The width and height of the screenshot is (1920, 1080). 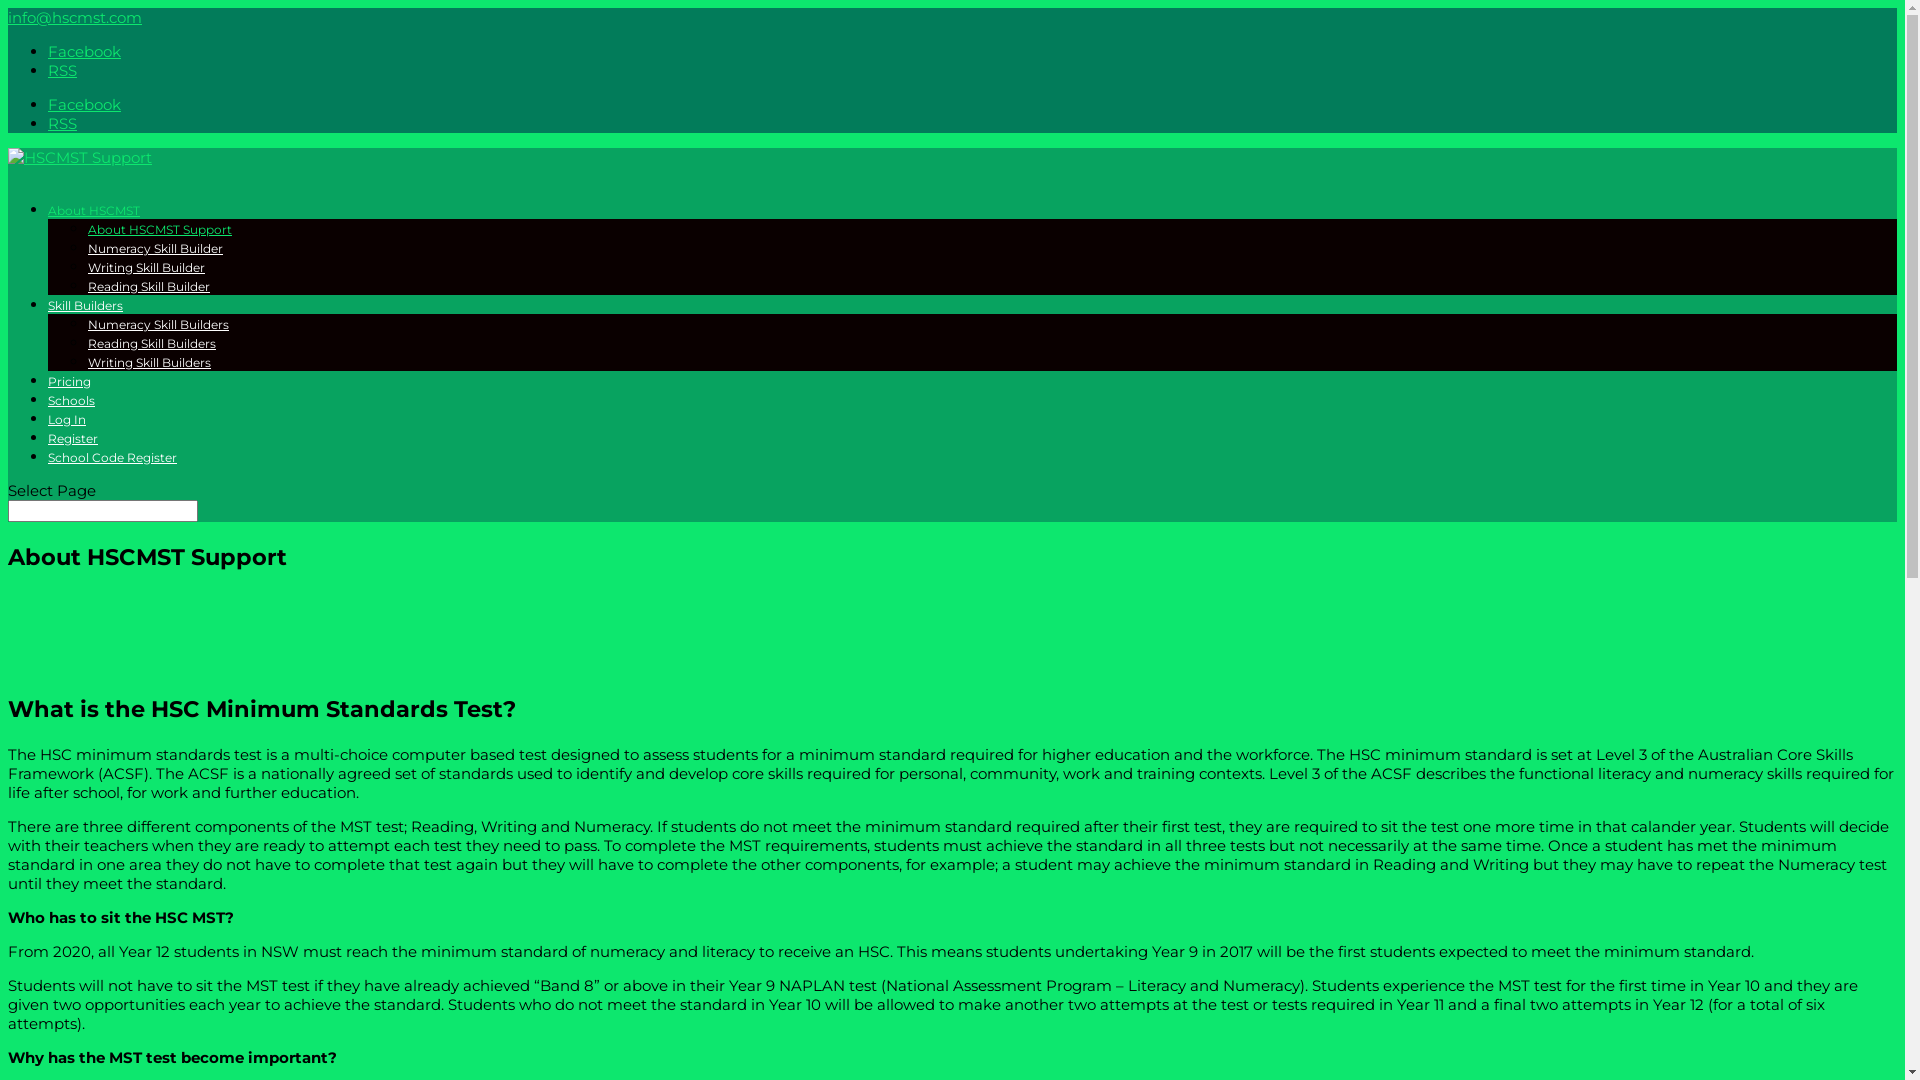 What do you see at coordinates (62, 69) in the screenshot?
I see `'RSS'` at bounding box center [62, 69].